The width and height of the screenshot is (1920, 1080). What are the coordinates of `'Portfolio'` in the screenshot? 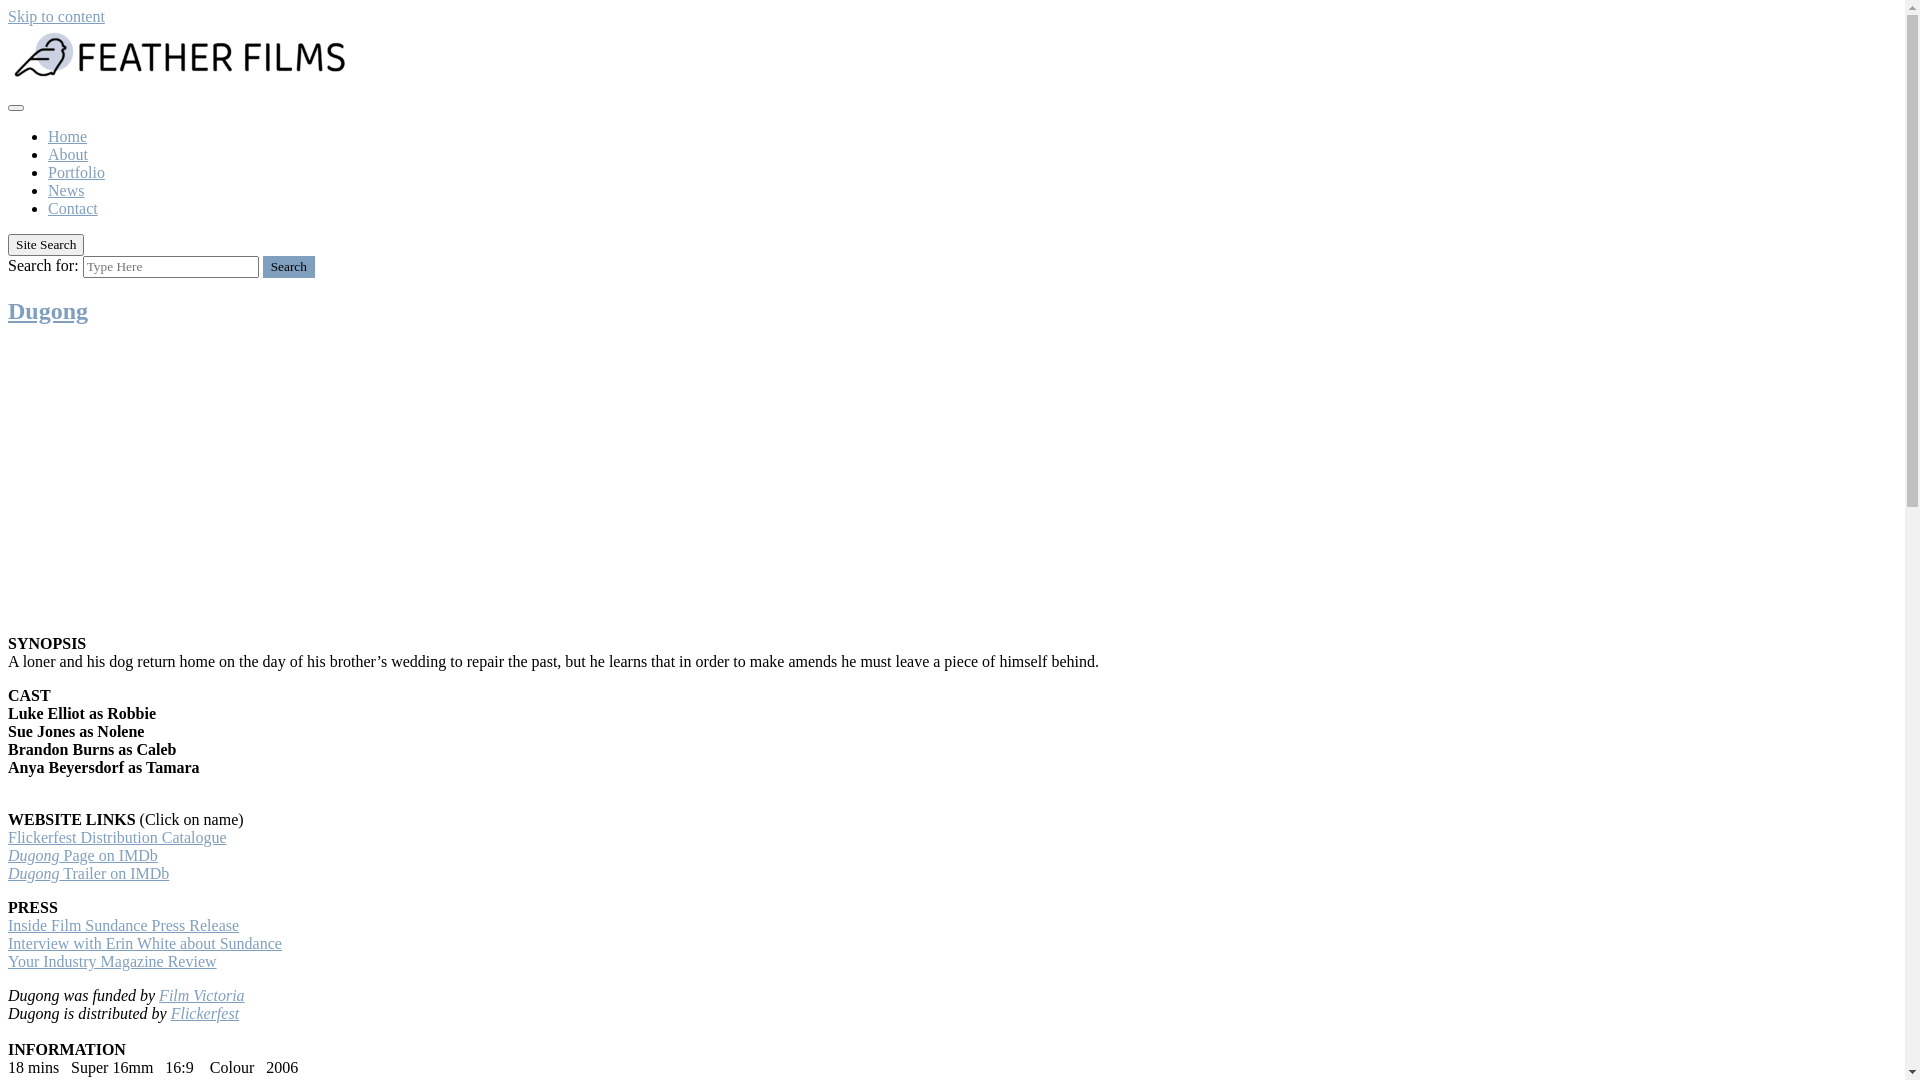 It's located at (48, 171).